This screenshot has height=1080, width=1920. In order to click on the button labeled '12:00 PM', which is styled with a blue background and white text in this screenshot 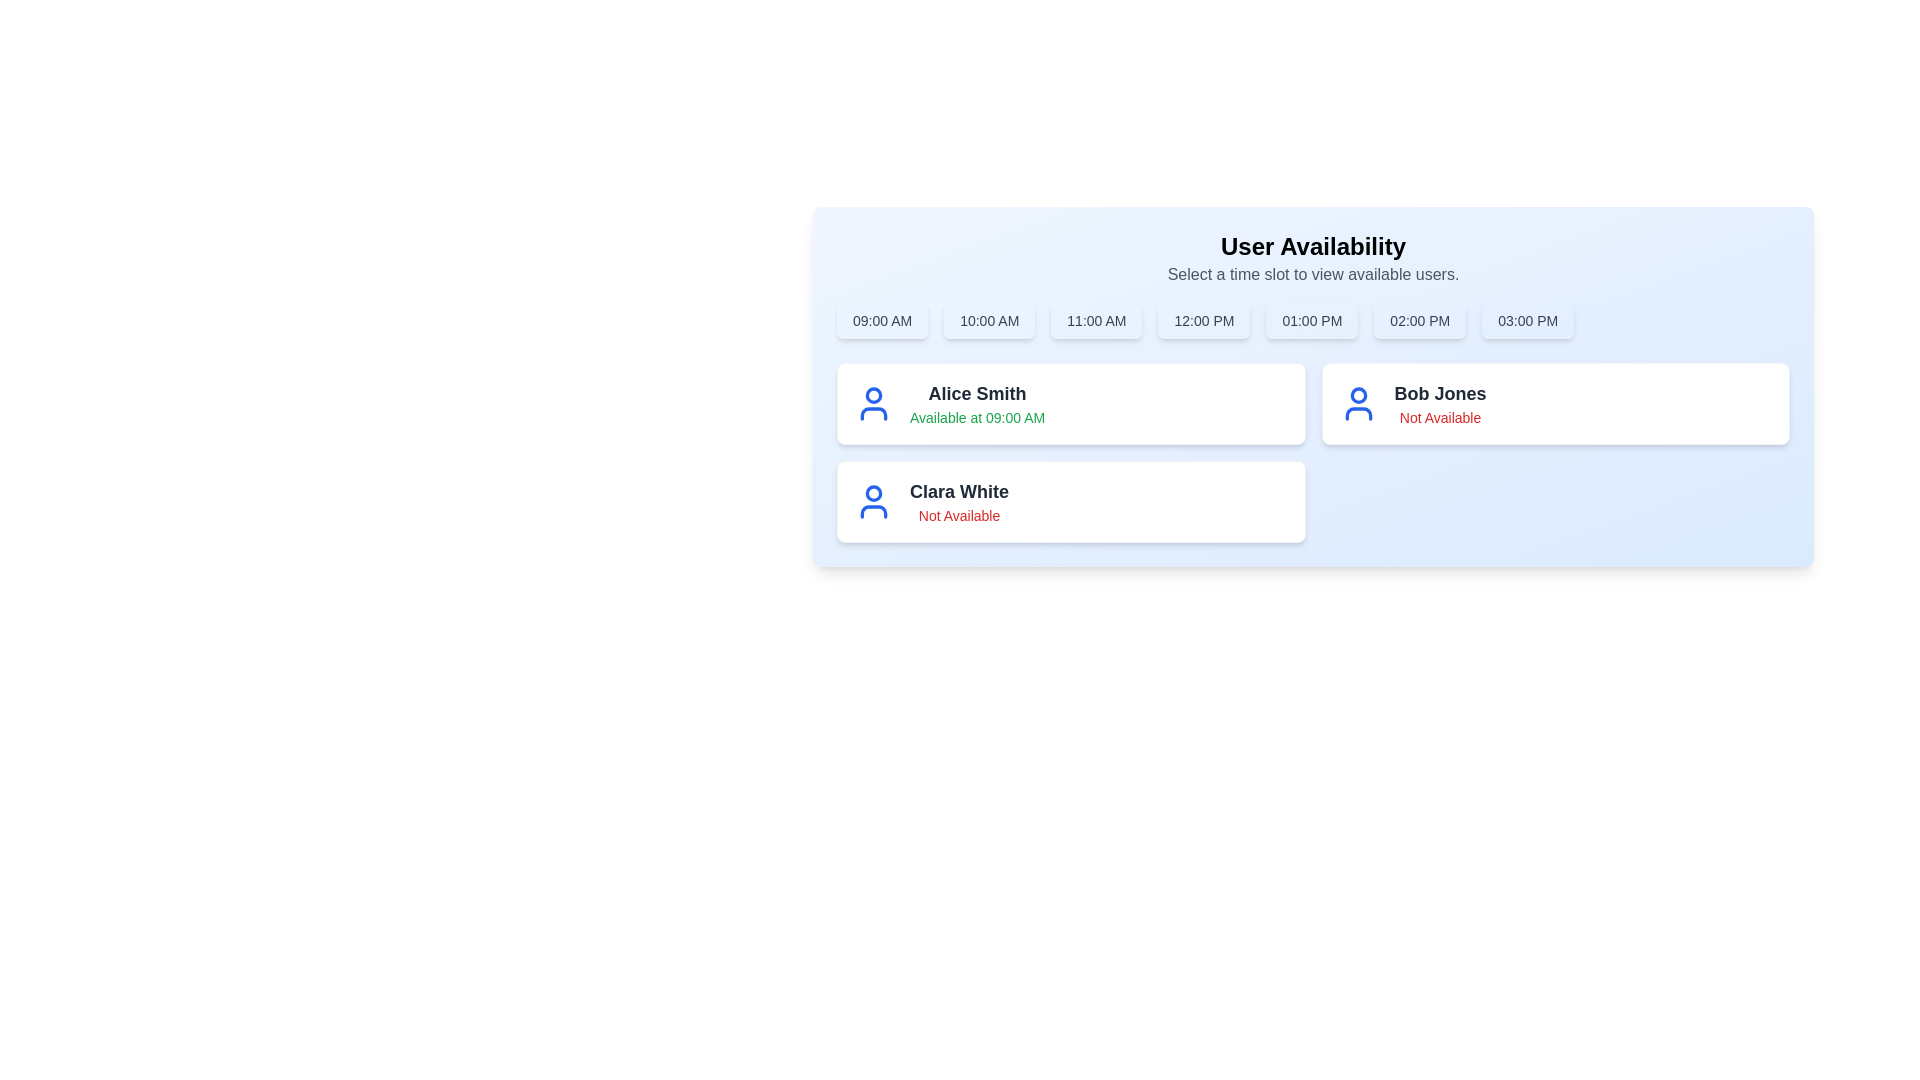, I will do `click(1203, 319)`.